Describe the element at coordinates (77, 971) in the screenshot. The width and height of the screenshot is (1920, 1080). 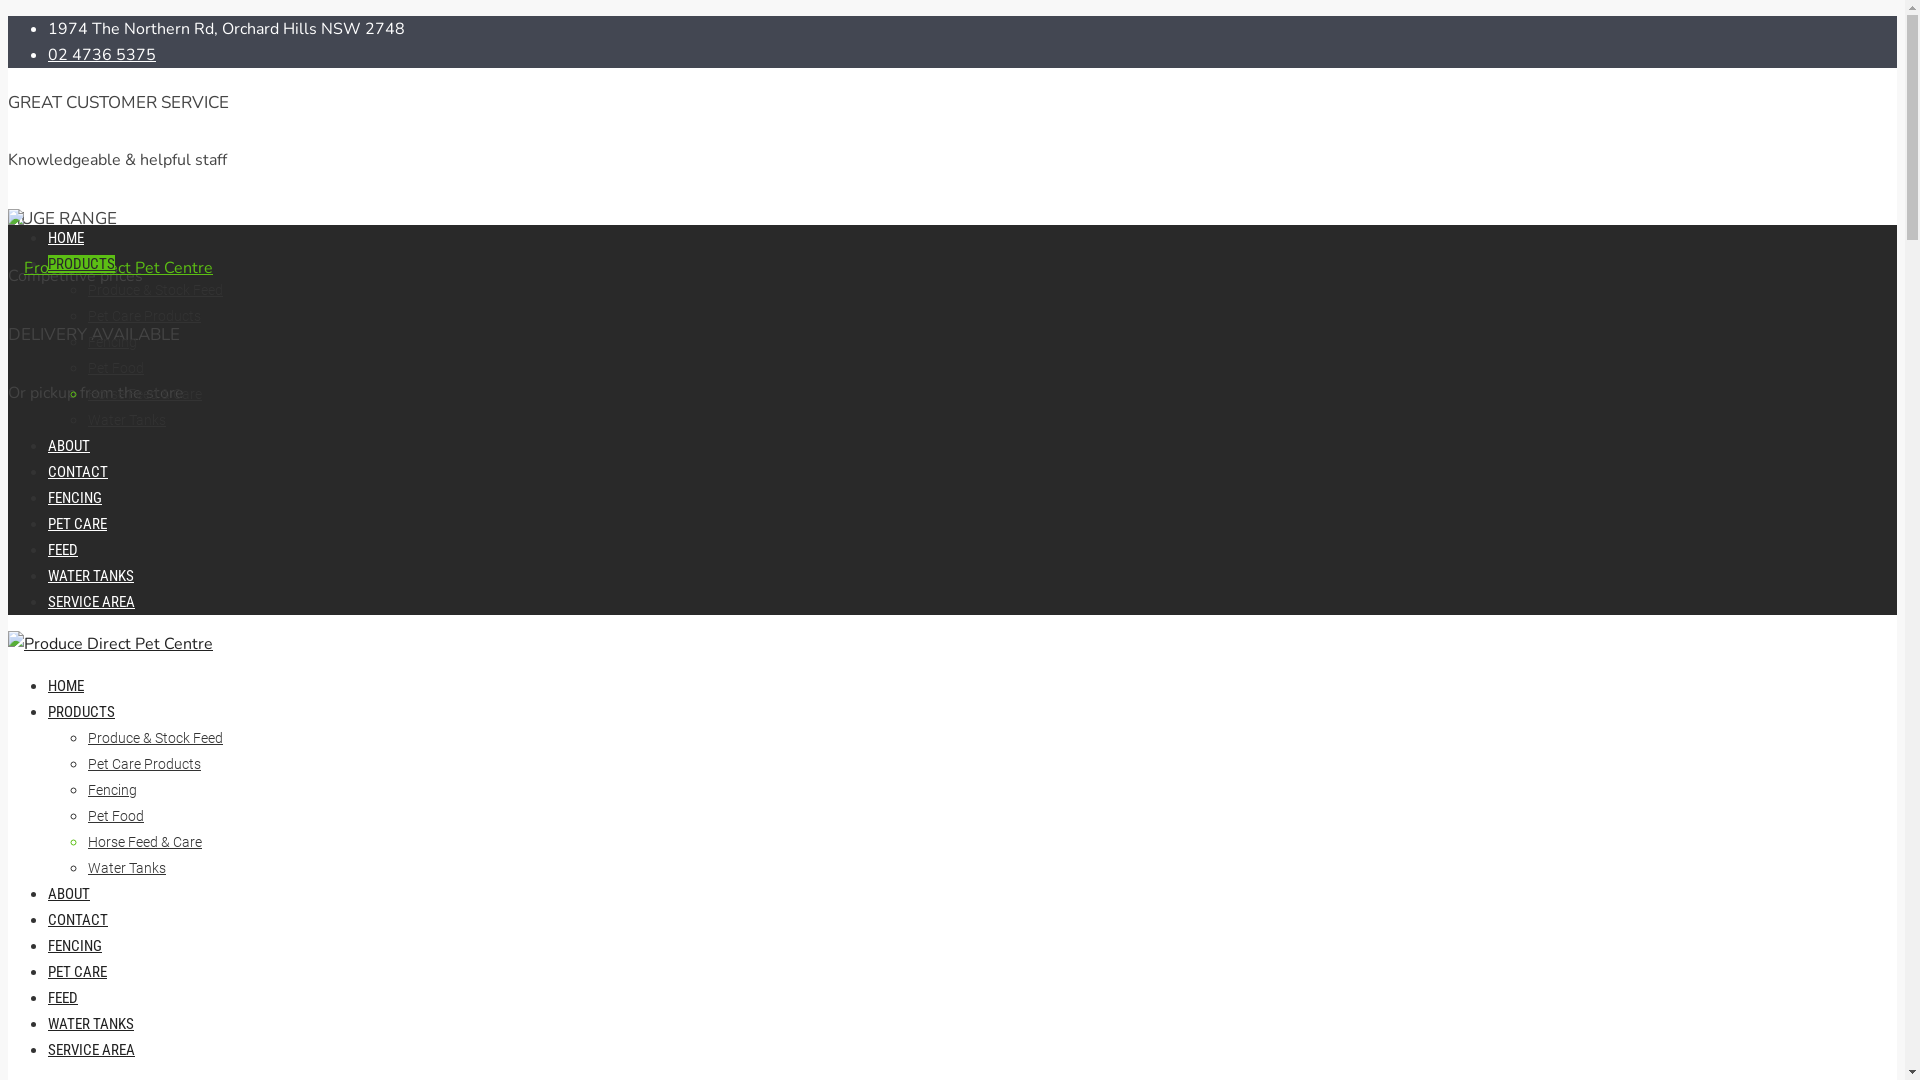
I see `'PET CARE'` at that location.